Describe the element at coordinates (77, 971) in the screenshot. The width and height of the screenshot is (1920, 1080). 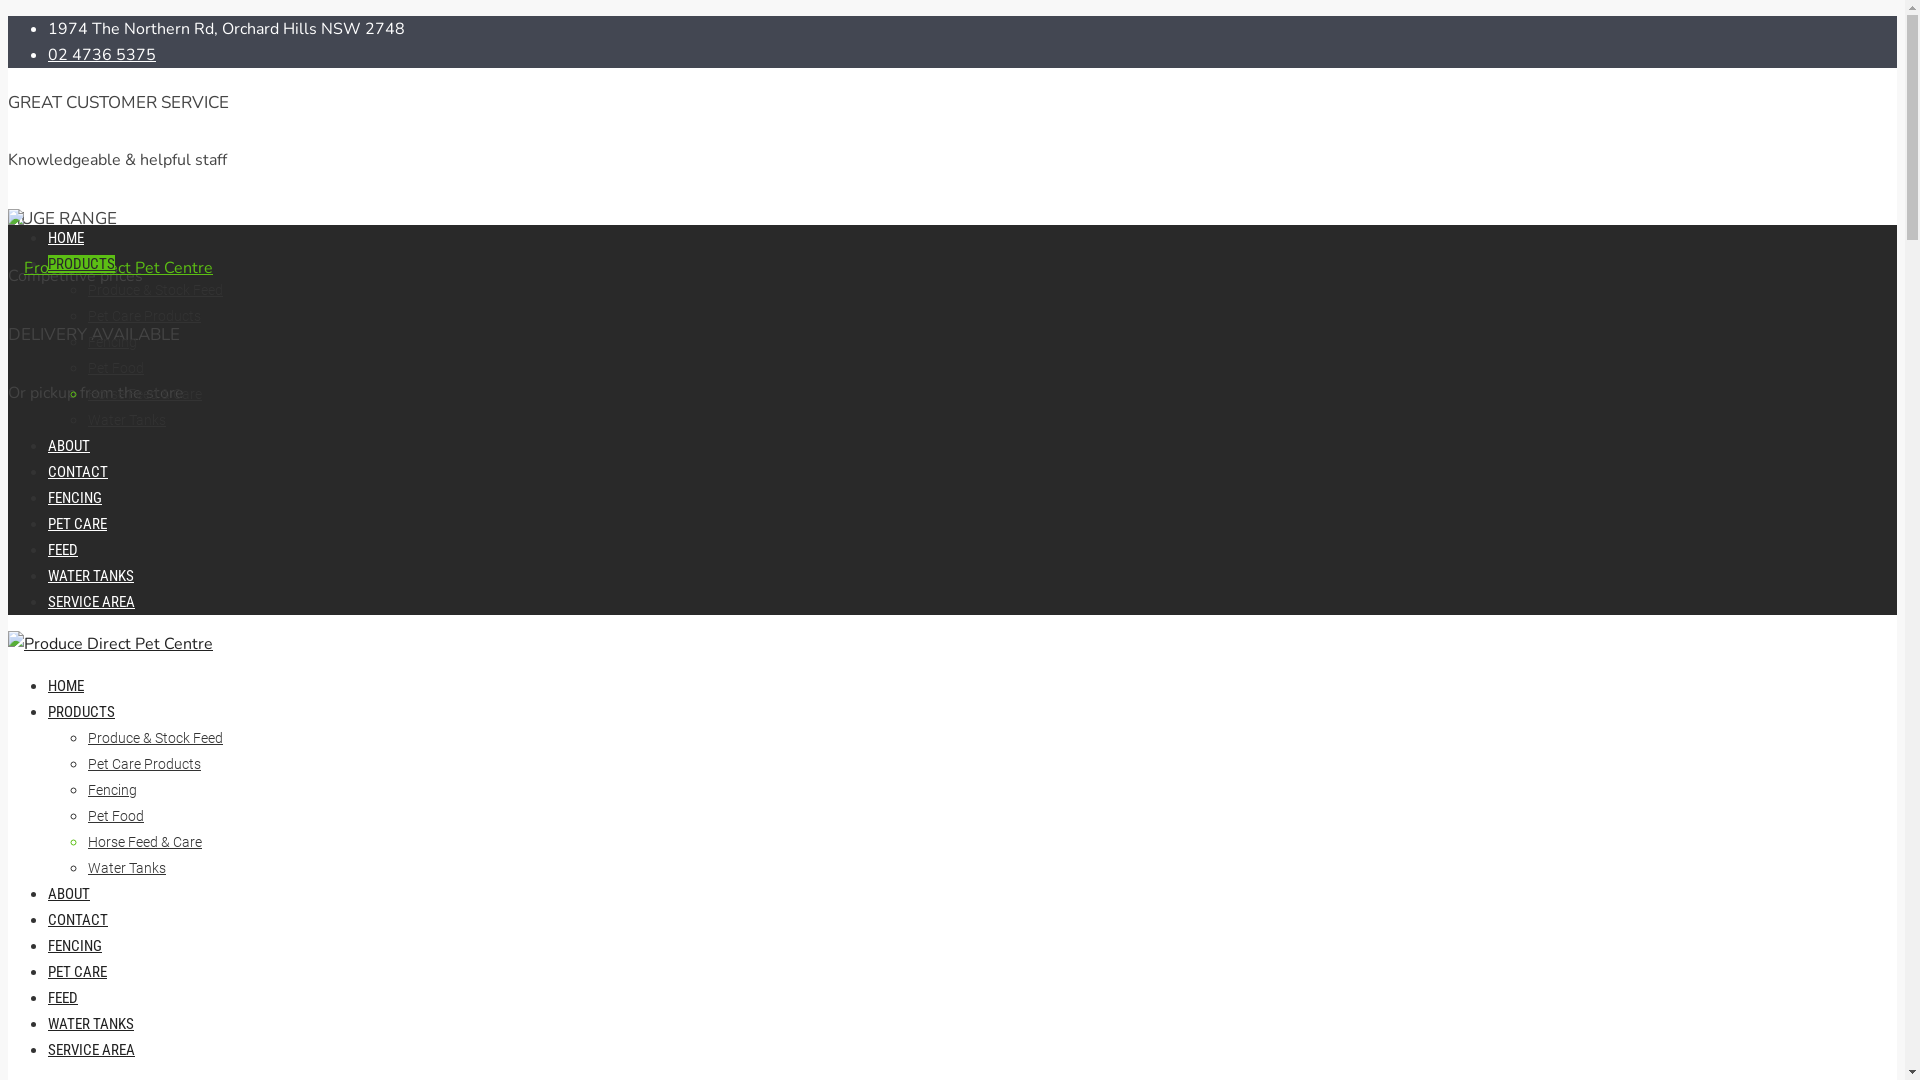
I see `'PET CARE'` at that location.